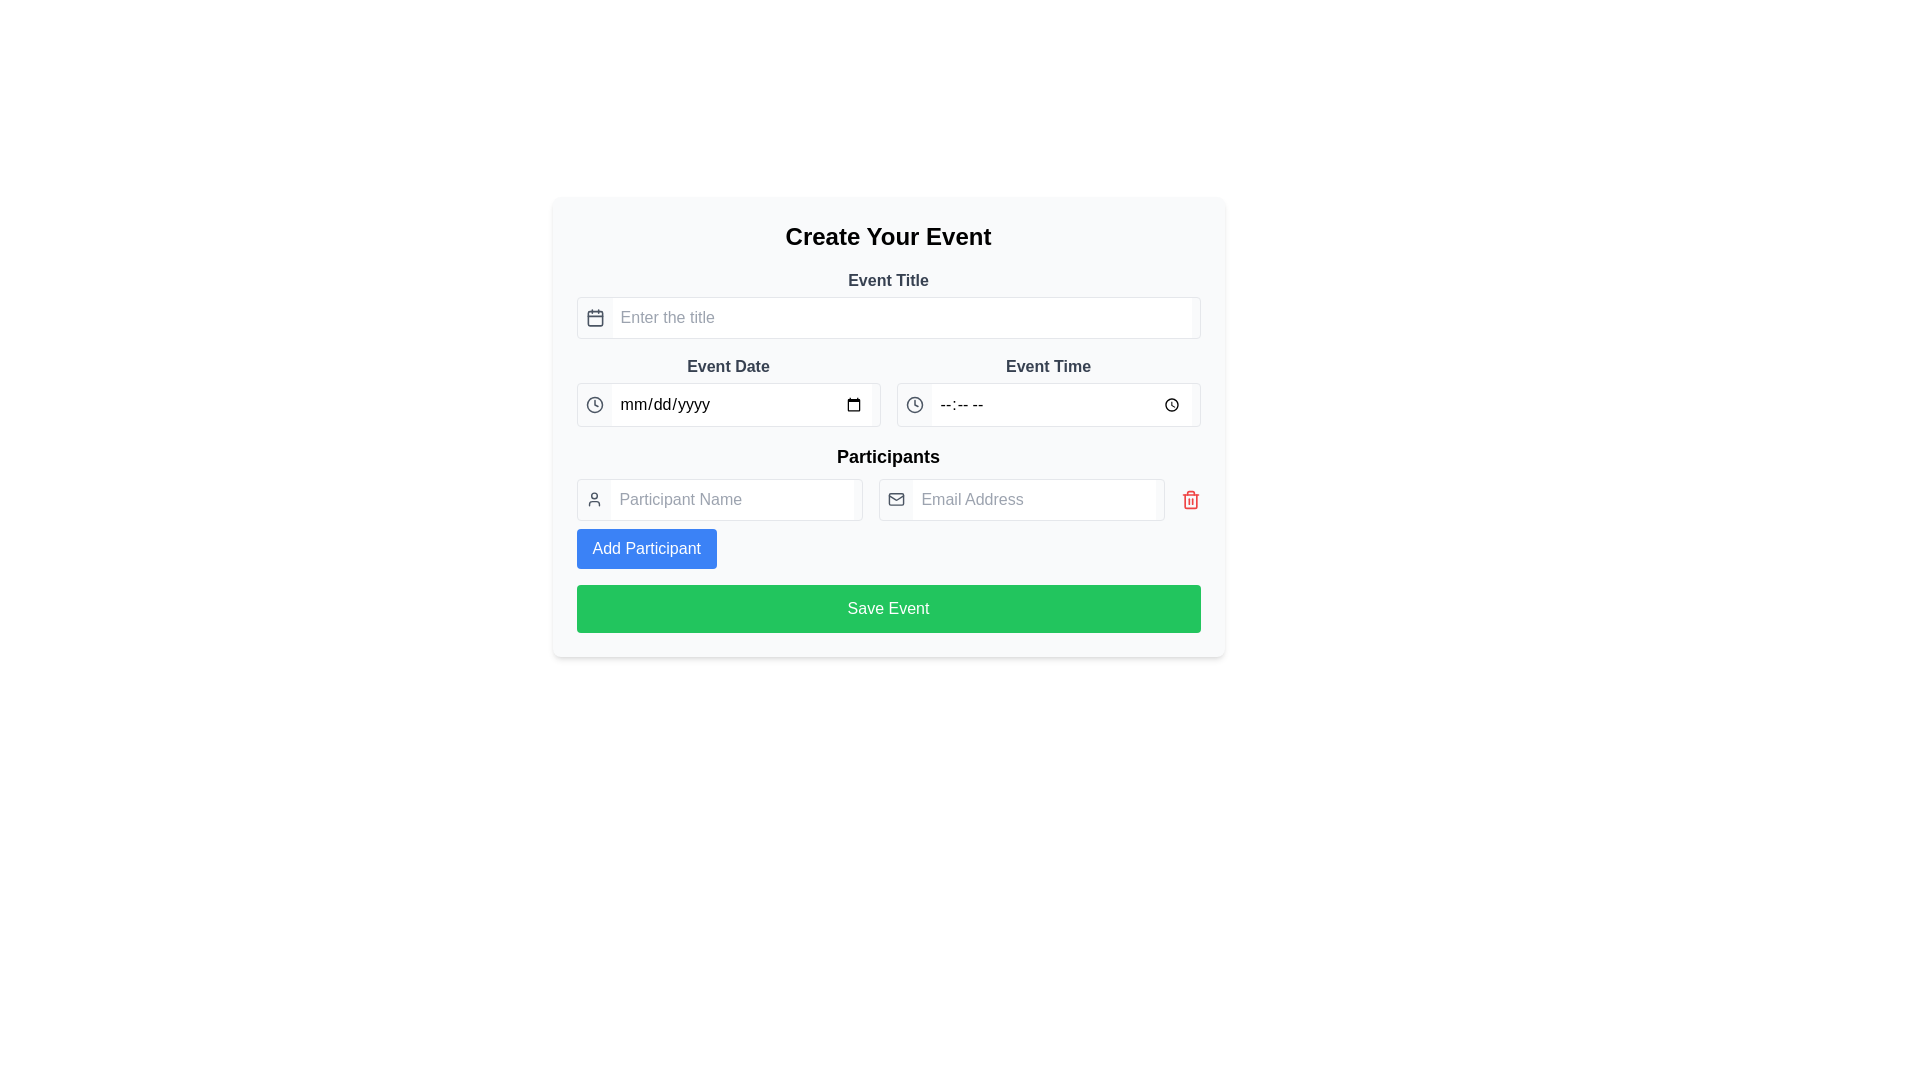  I want to click on the Text label that indicates the expected data type for the date input field, located under the 'Event Title' field and above the date input field with the placeholder 'mm/dd/yyyy', so click(727, 366).